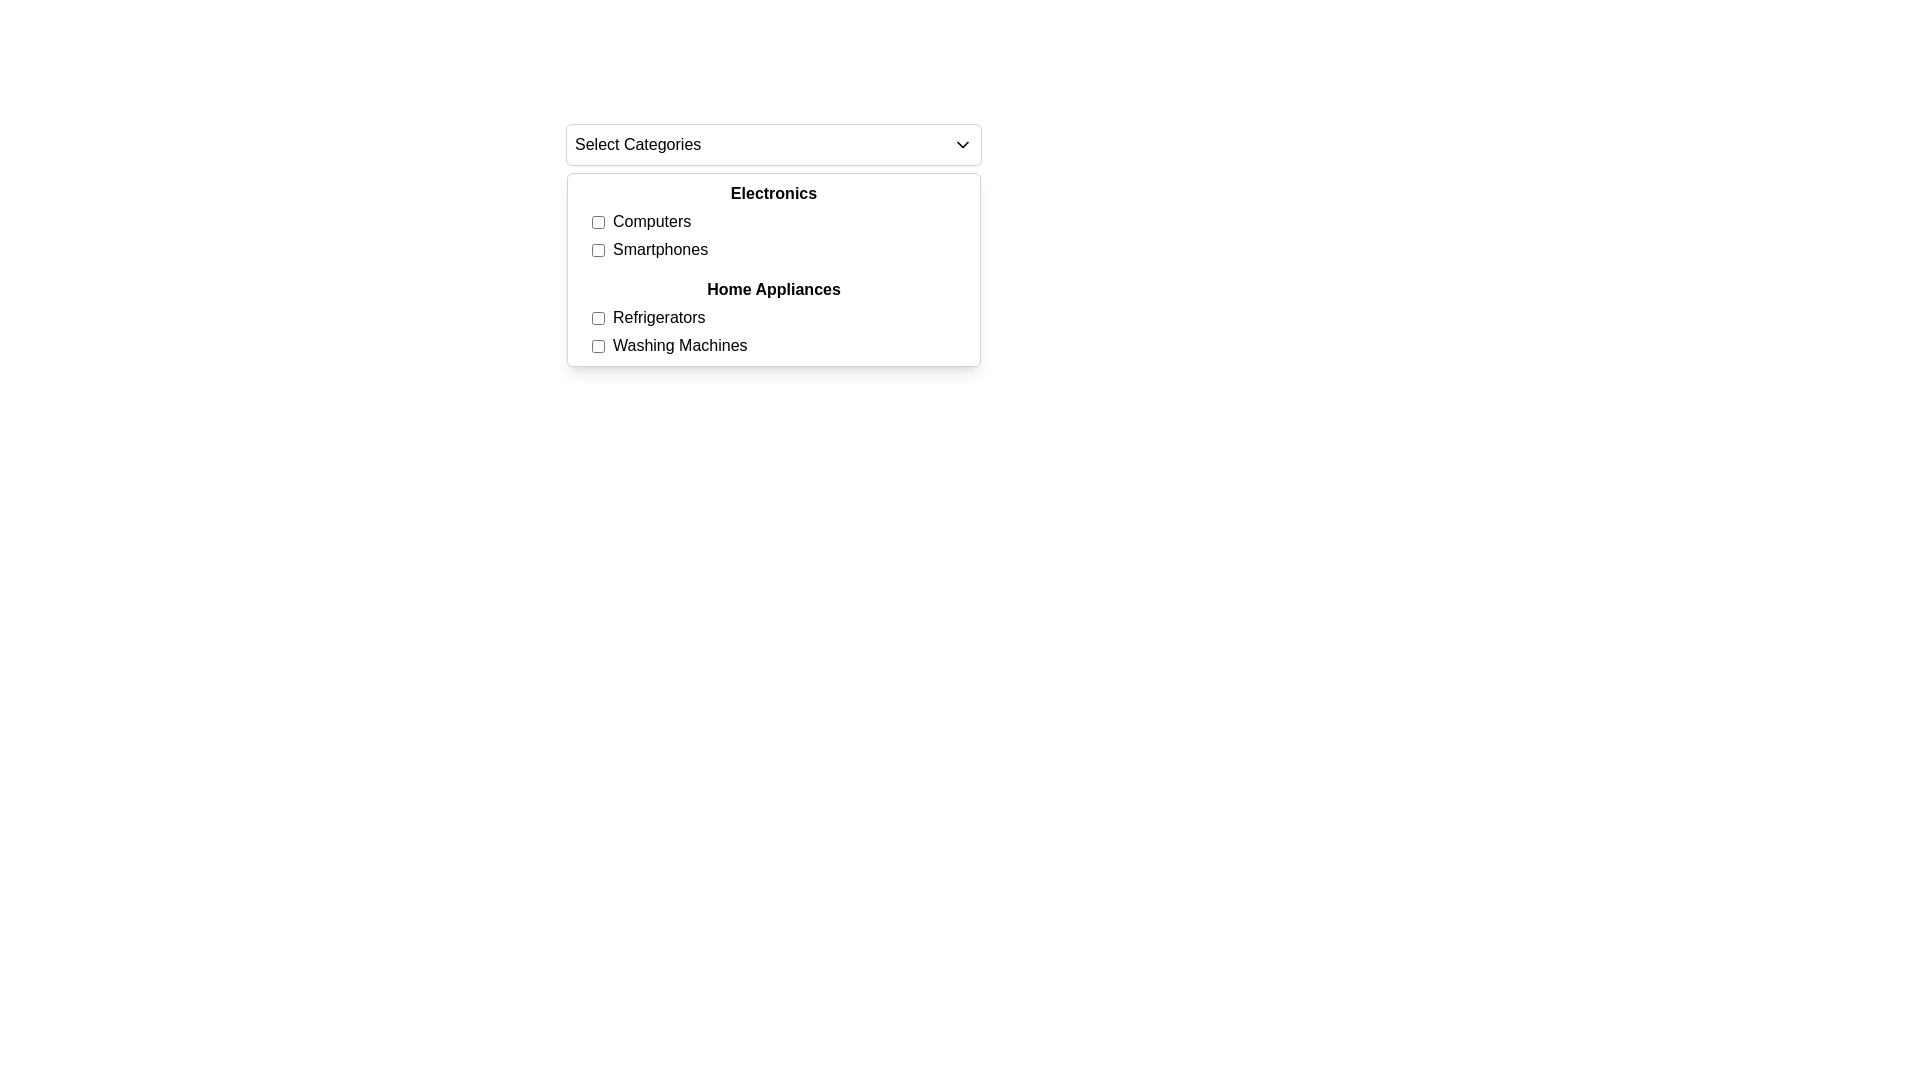  What do you see at coordinates (597, 345) in the screenshot?
I see `the checkbox element located inside the 'Washing Machines' option under 'Home Appliances'` at bounding box center [597, 345].